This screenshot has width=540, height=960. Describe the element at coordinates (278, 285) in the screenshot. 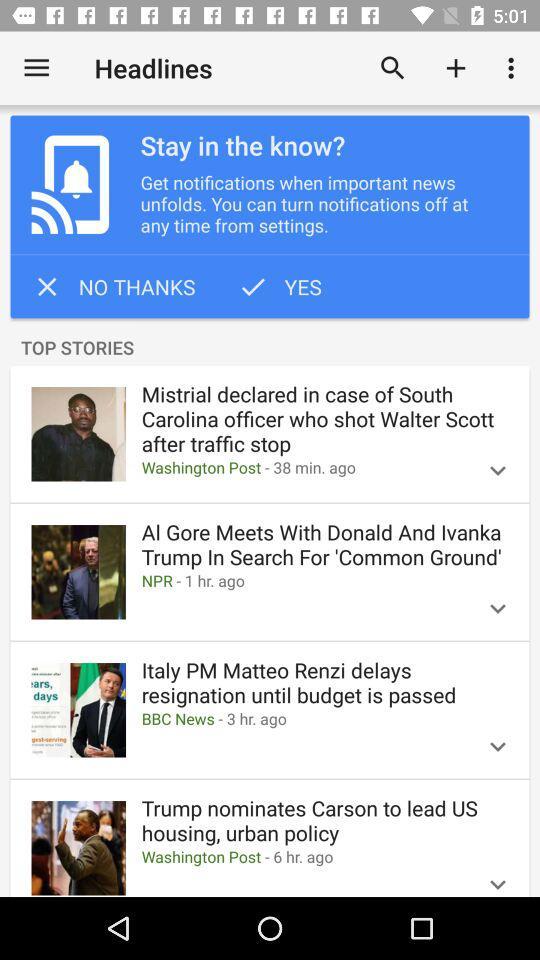

I see `the item above top stories item` at that location.